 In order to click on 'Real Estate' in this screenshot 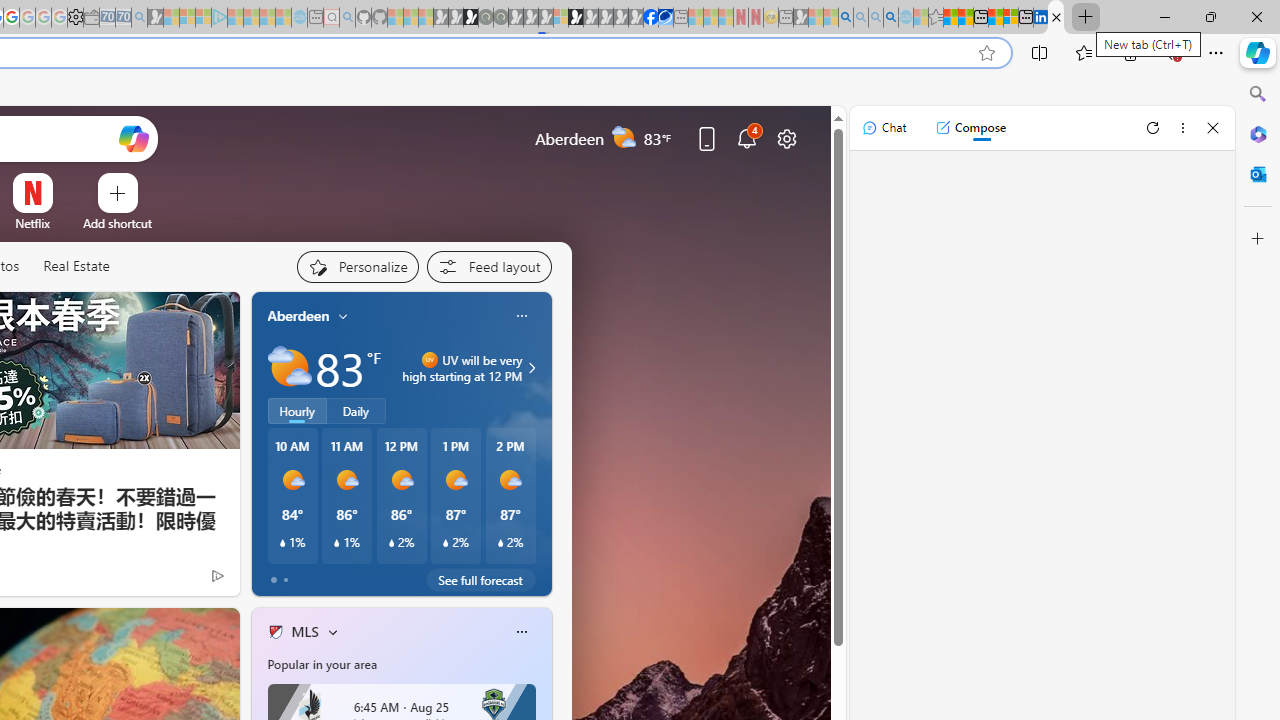, I will do `click(76, 266)`.